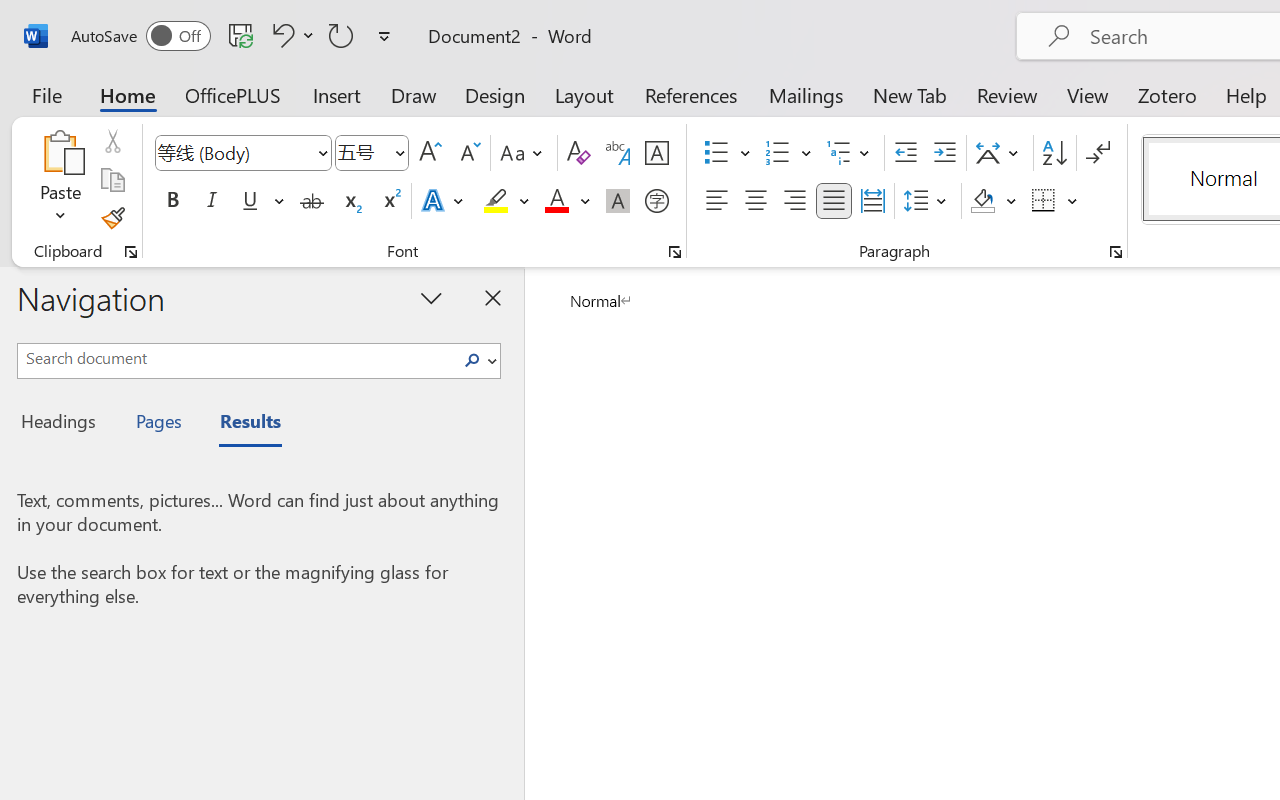  What do you see at coordinates (111, 218) in the screenshot?
I see `'Format Painter'` at bounding box center [111, 218].